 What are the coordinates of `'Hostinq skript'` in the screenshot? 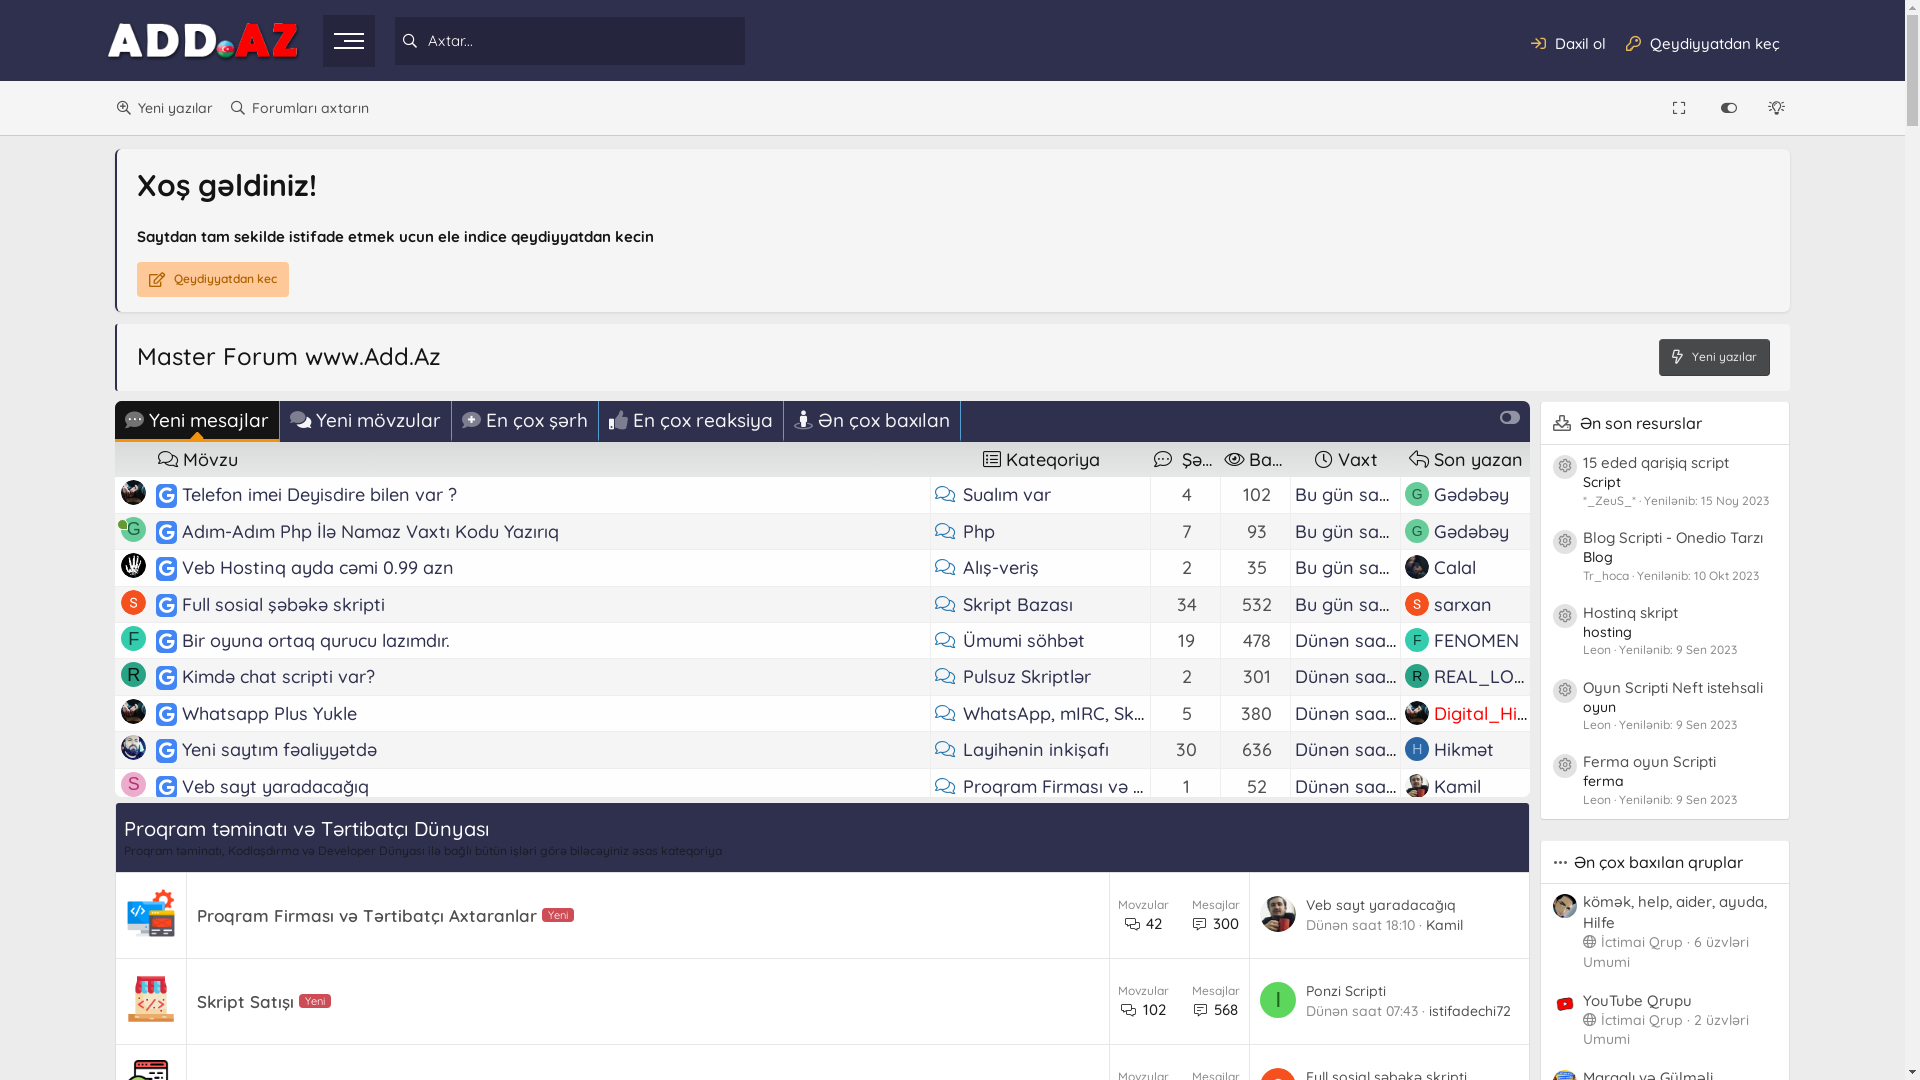 It's located at (1630, 611).